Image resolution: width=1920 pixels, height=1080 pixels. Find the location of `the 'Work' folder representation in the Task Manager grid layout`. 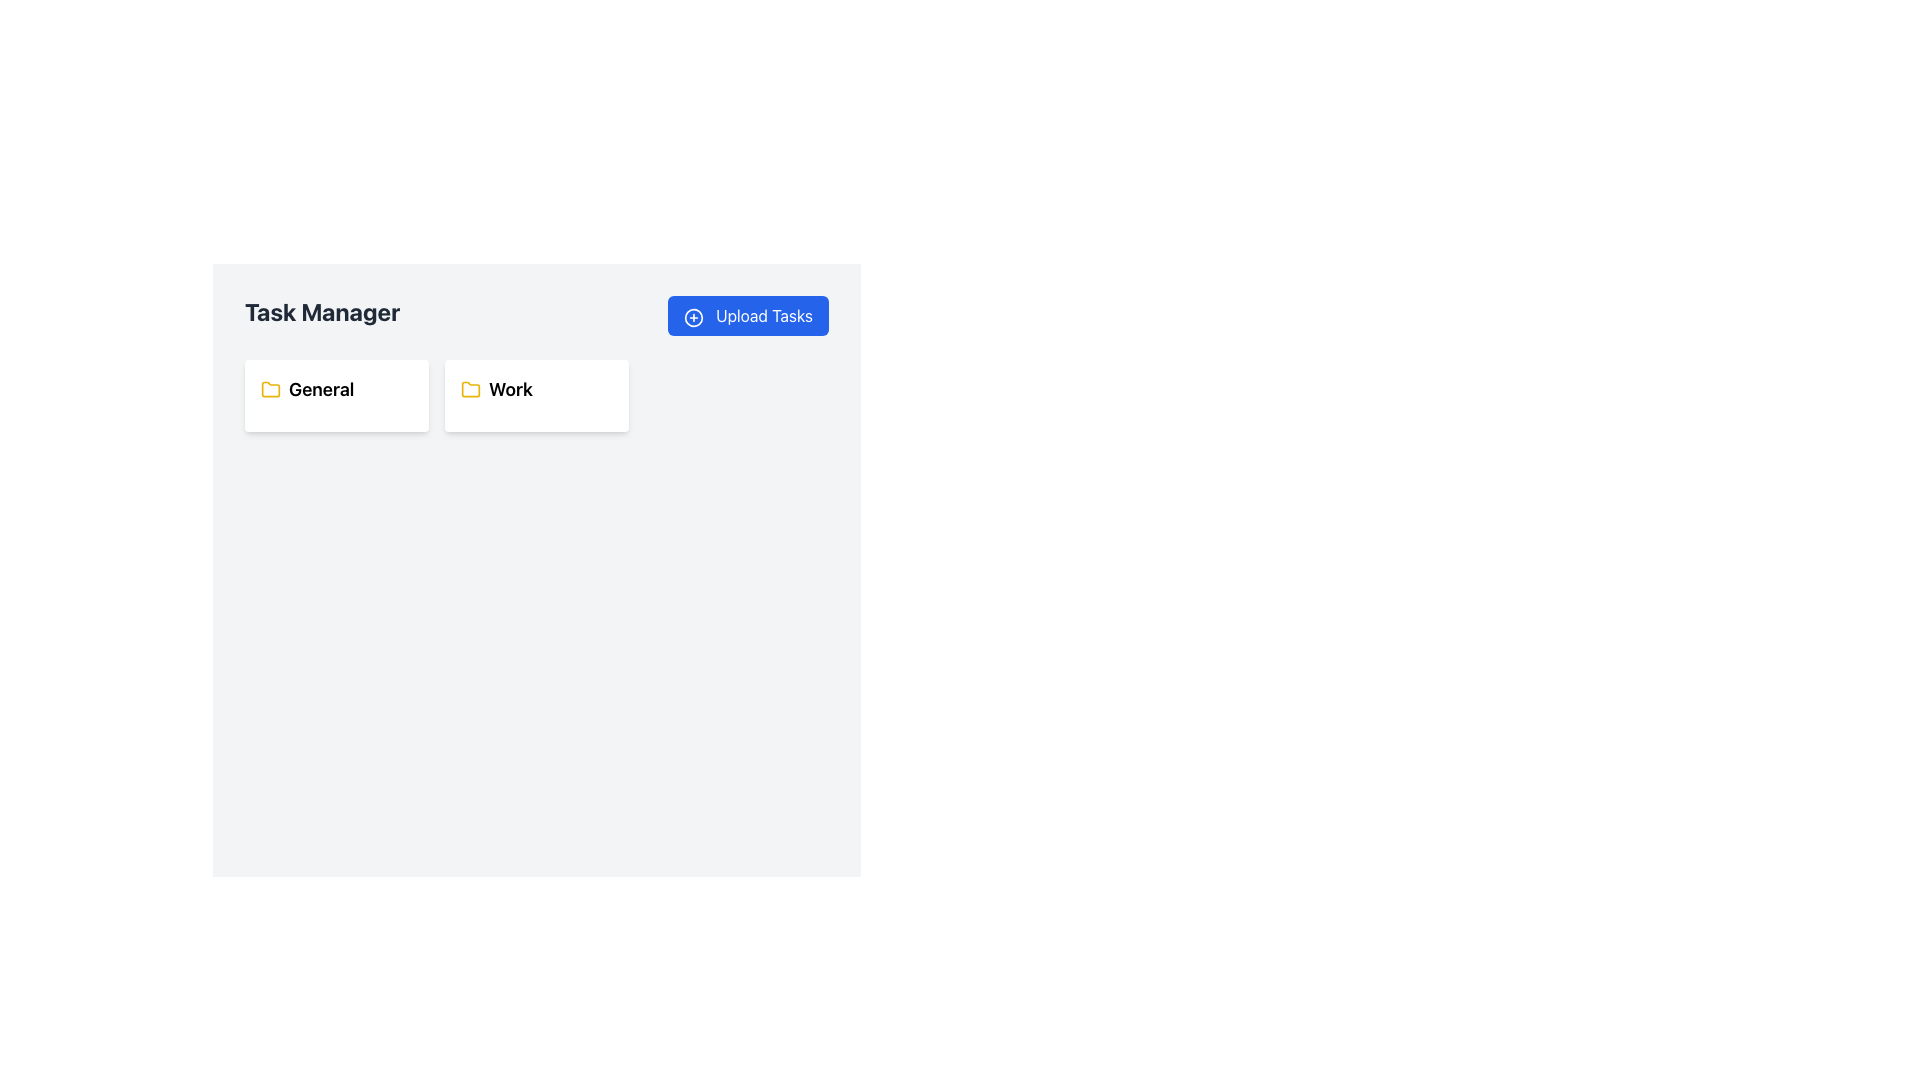

the 'Work' folder representation in the Task Manager grid layout is located at coordinates (537, 396).